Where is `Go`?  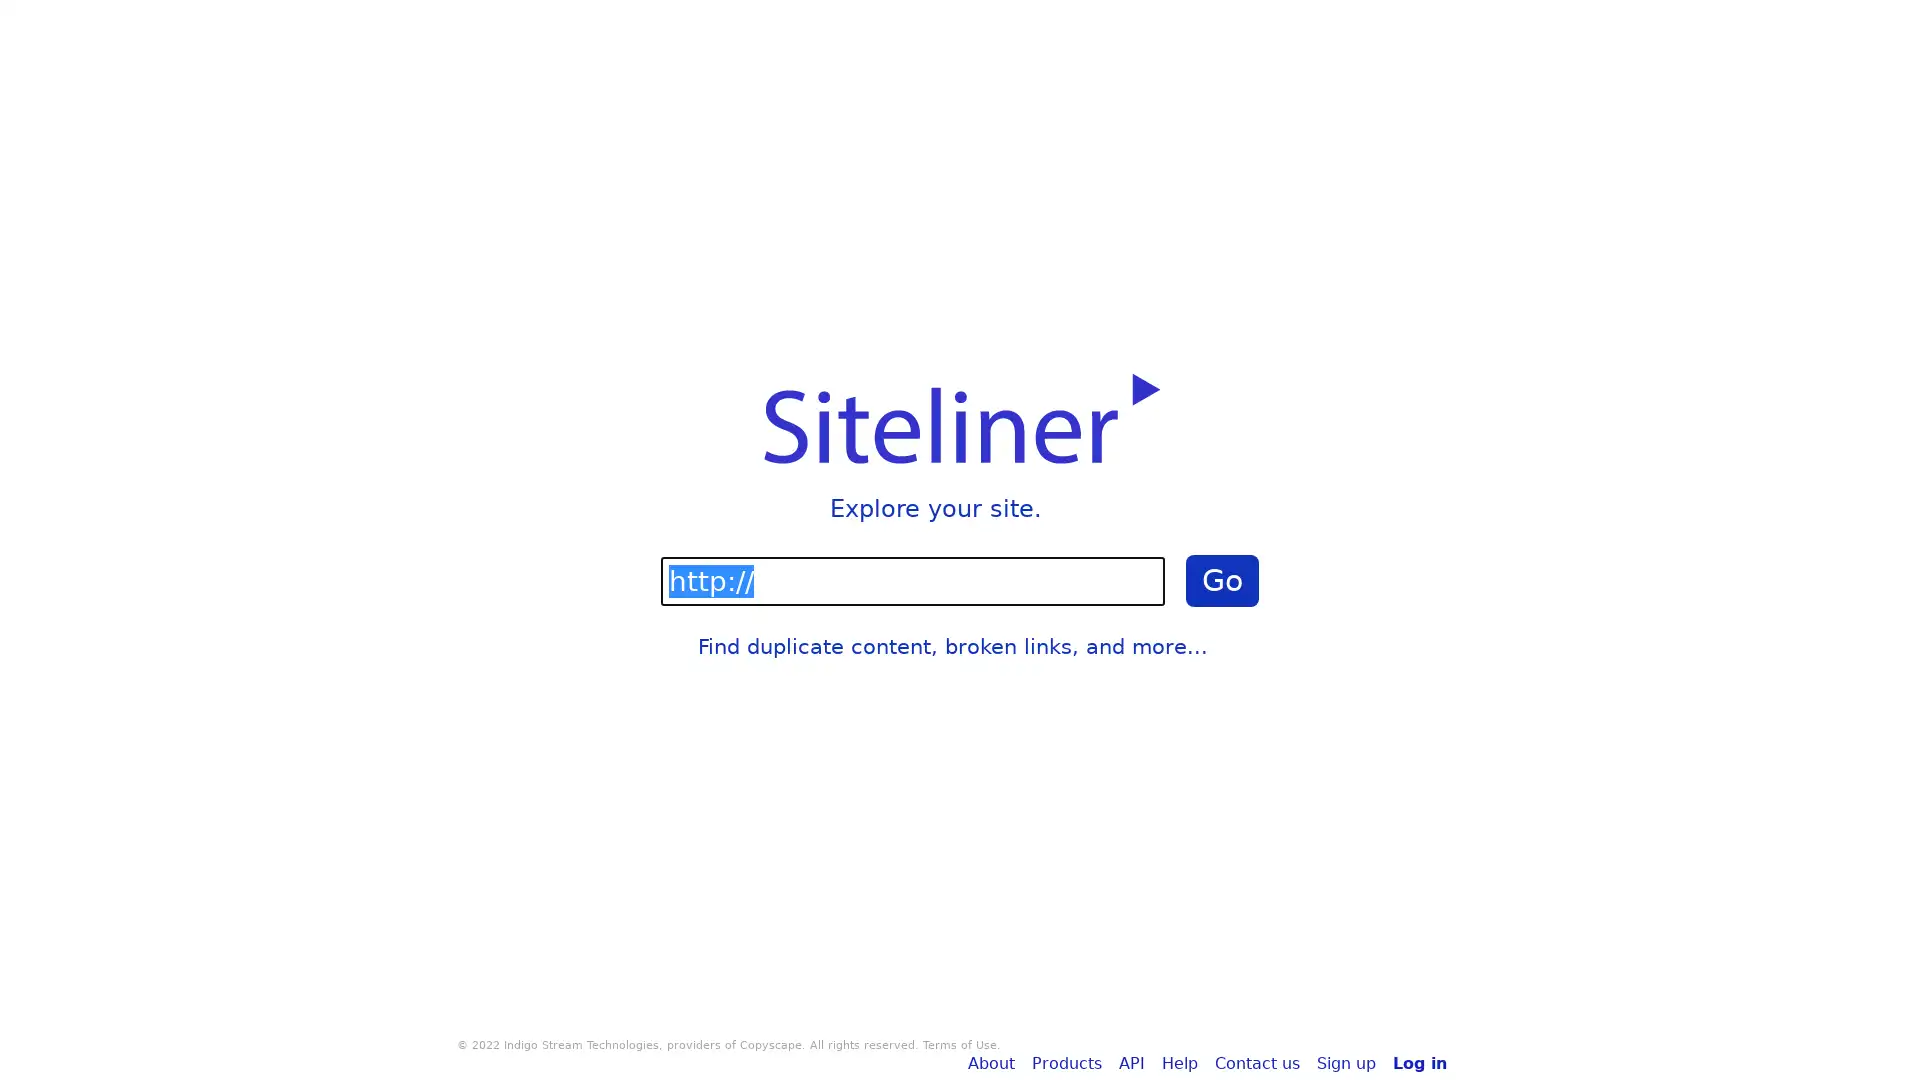 Go is located at coordinates (1221, 579).